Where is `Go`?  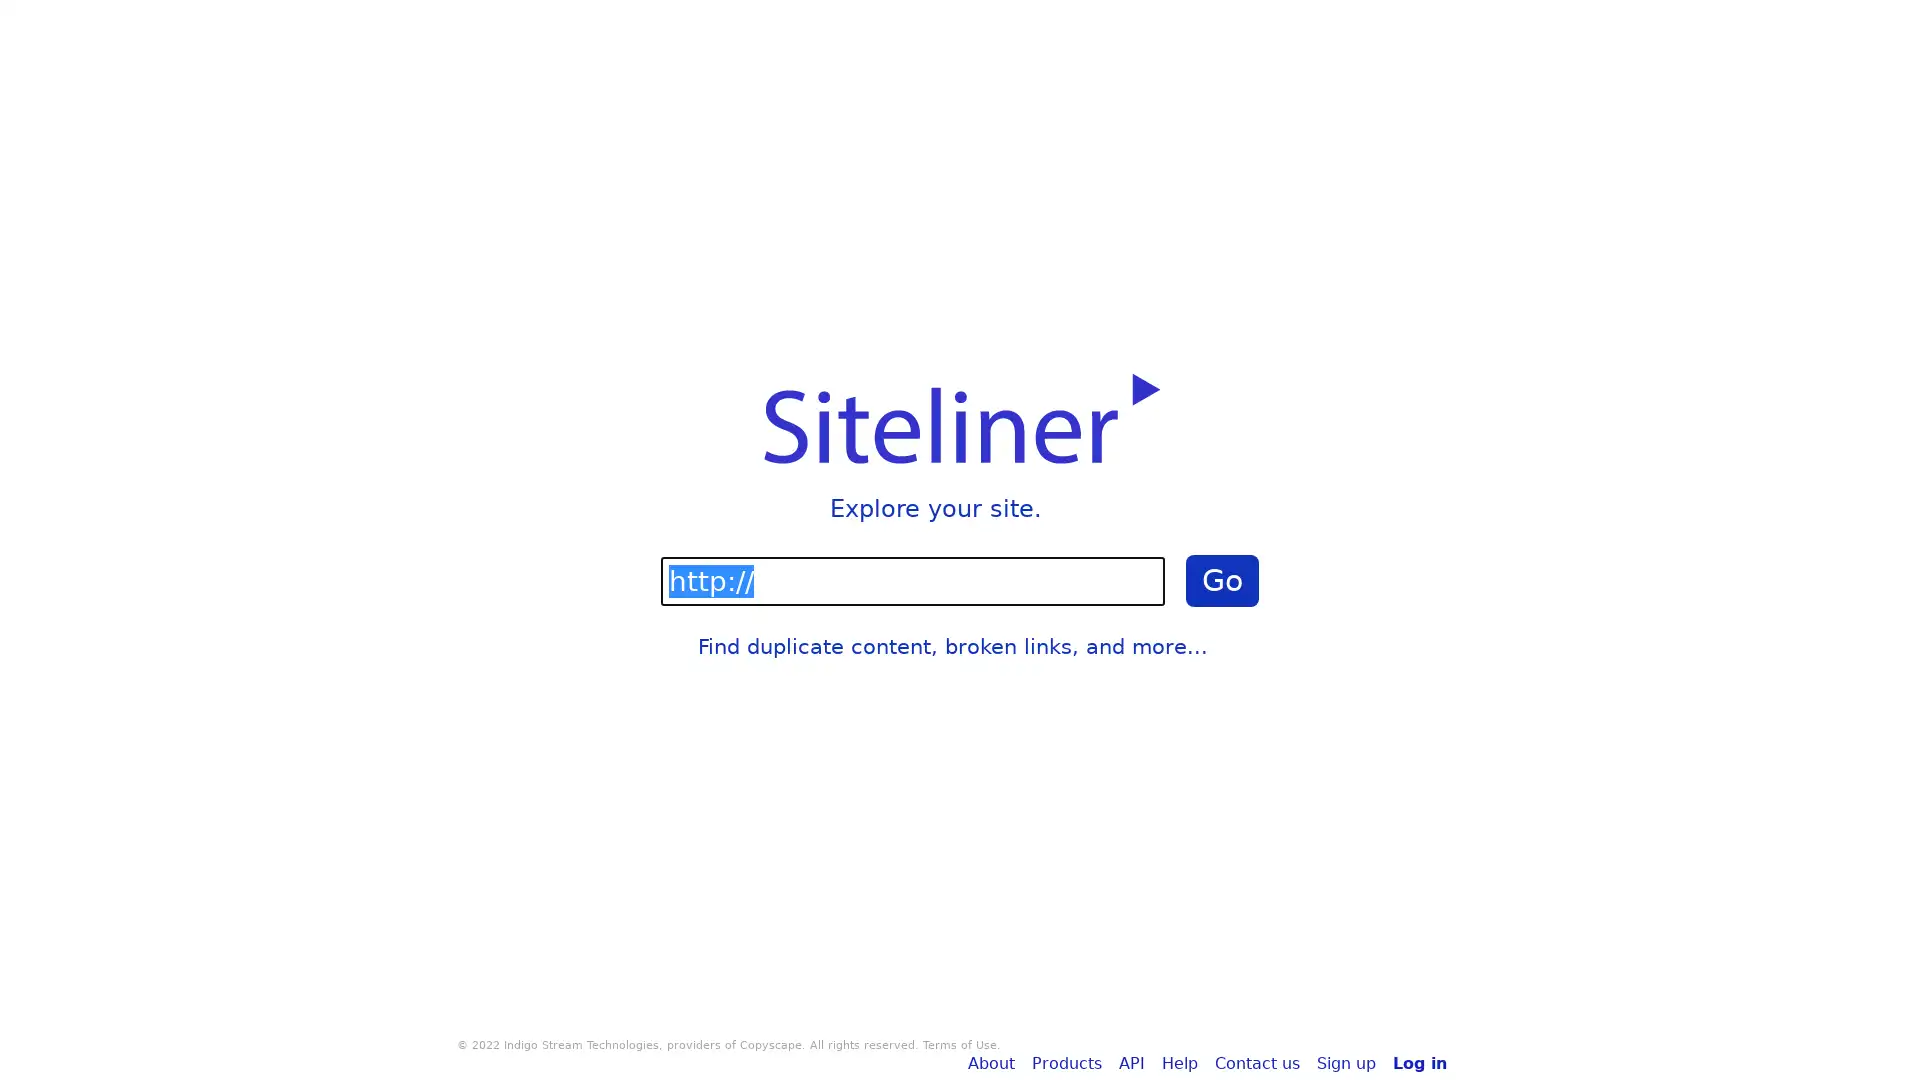 Go is located at coordinates (1221, 579).